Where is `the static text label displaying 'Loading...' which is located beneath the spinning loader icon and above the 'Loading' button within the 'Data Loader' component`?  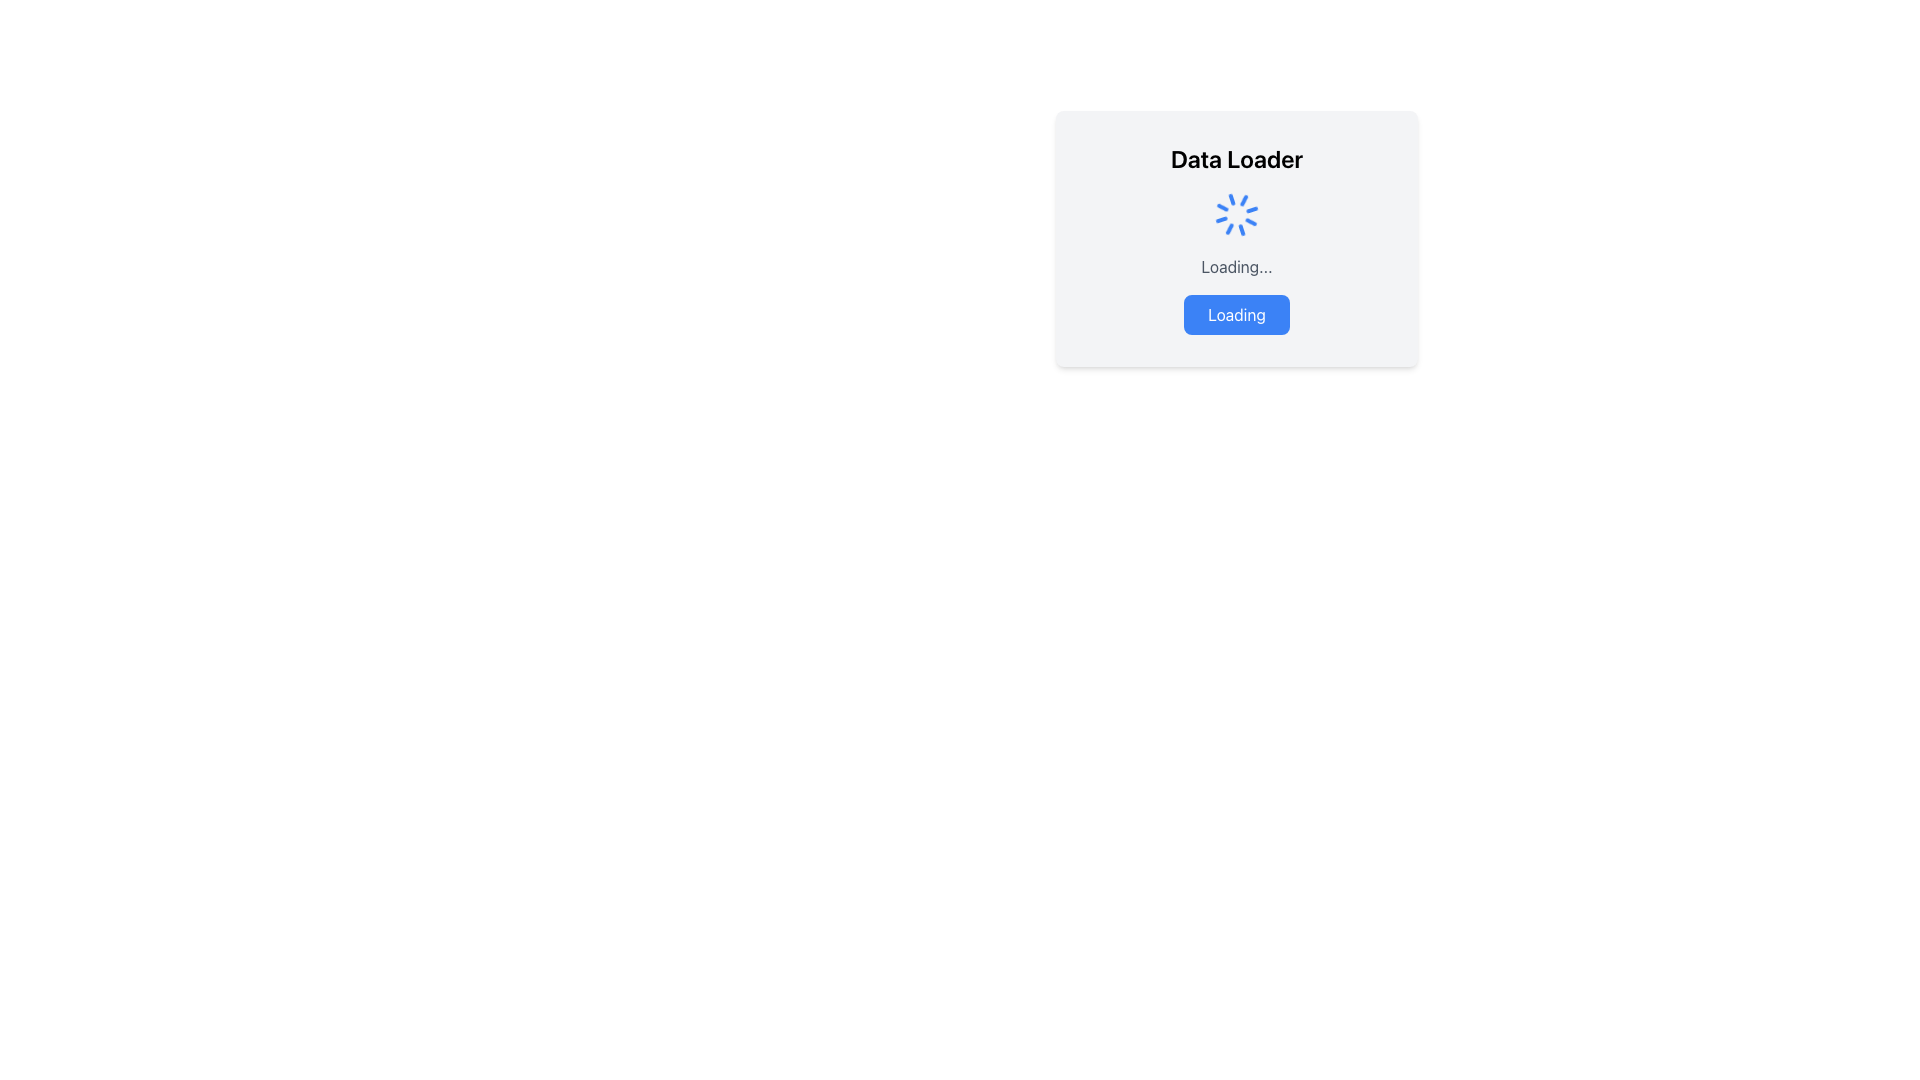
the static text label displaying 'Loading...' which is located beneath the spinning loader icon and above the 'Loading' button within the 'Data Loader' component is located at coordinates (1236, 265).